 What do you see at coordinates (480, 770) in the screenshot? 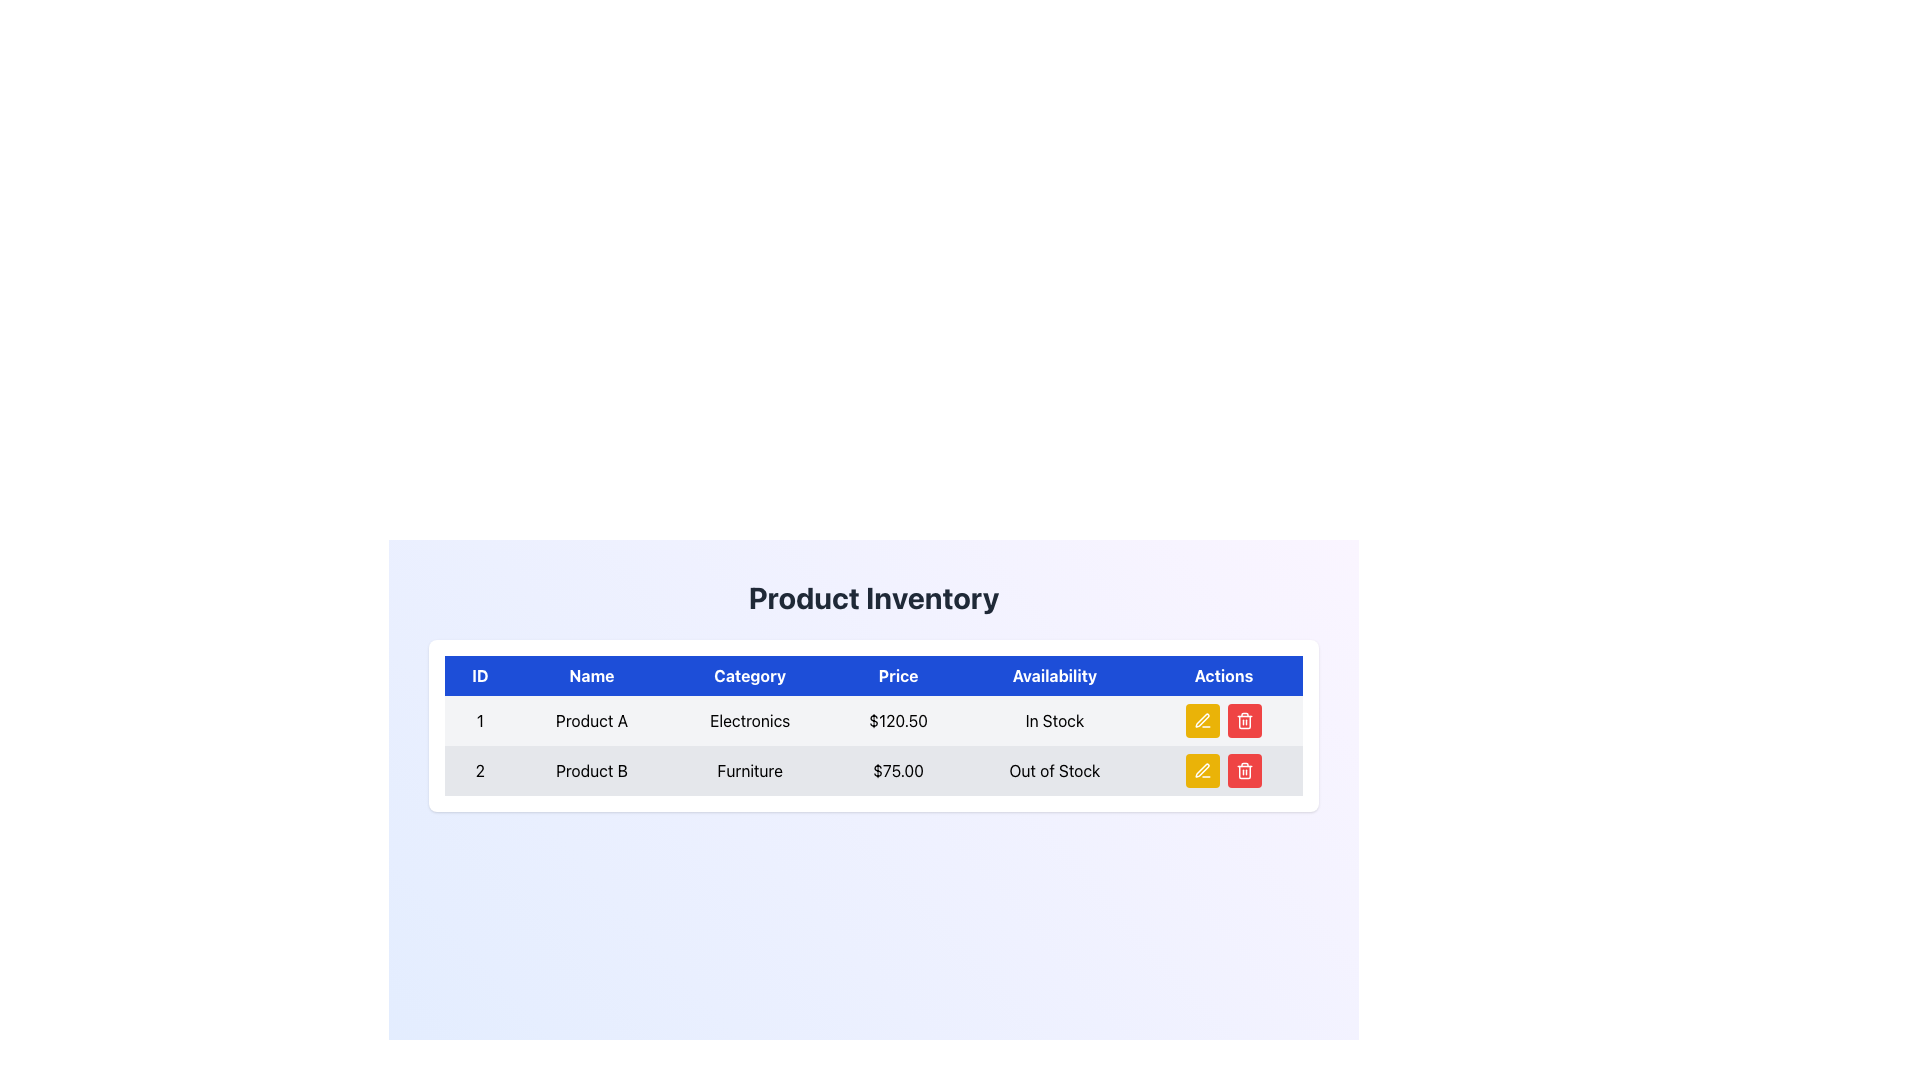
I see `the table cell displaying the text '2', which is located in the first column of the second row under the 'ID' column` at bounding box center [480, 770].